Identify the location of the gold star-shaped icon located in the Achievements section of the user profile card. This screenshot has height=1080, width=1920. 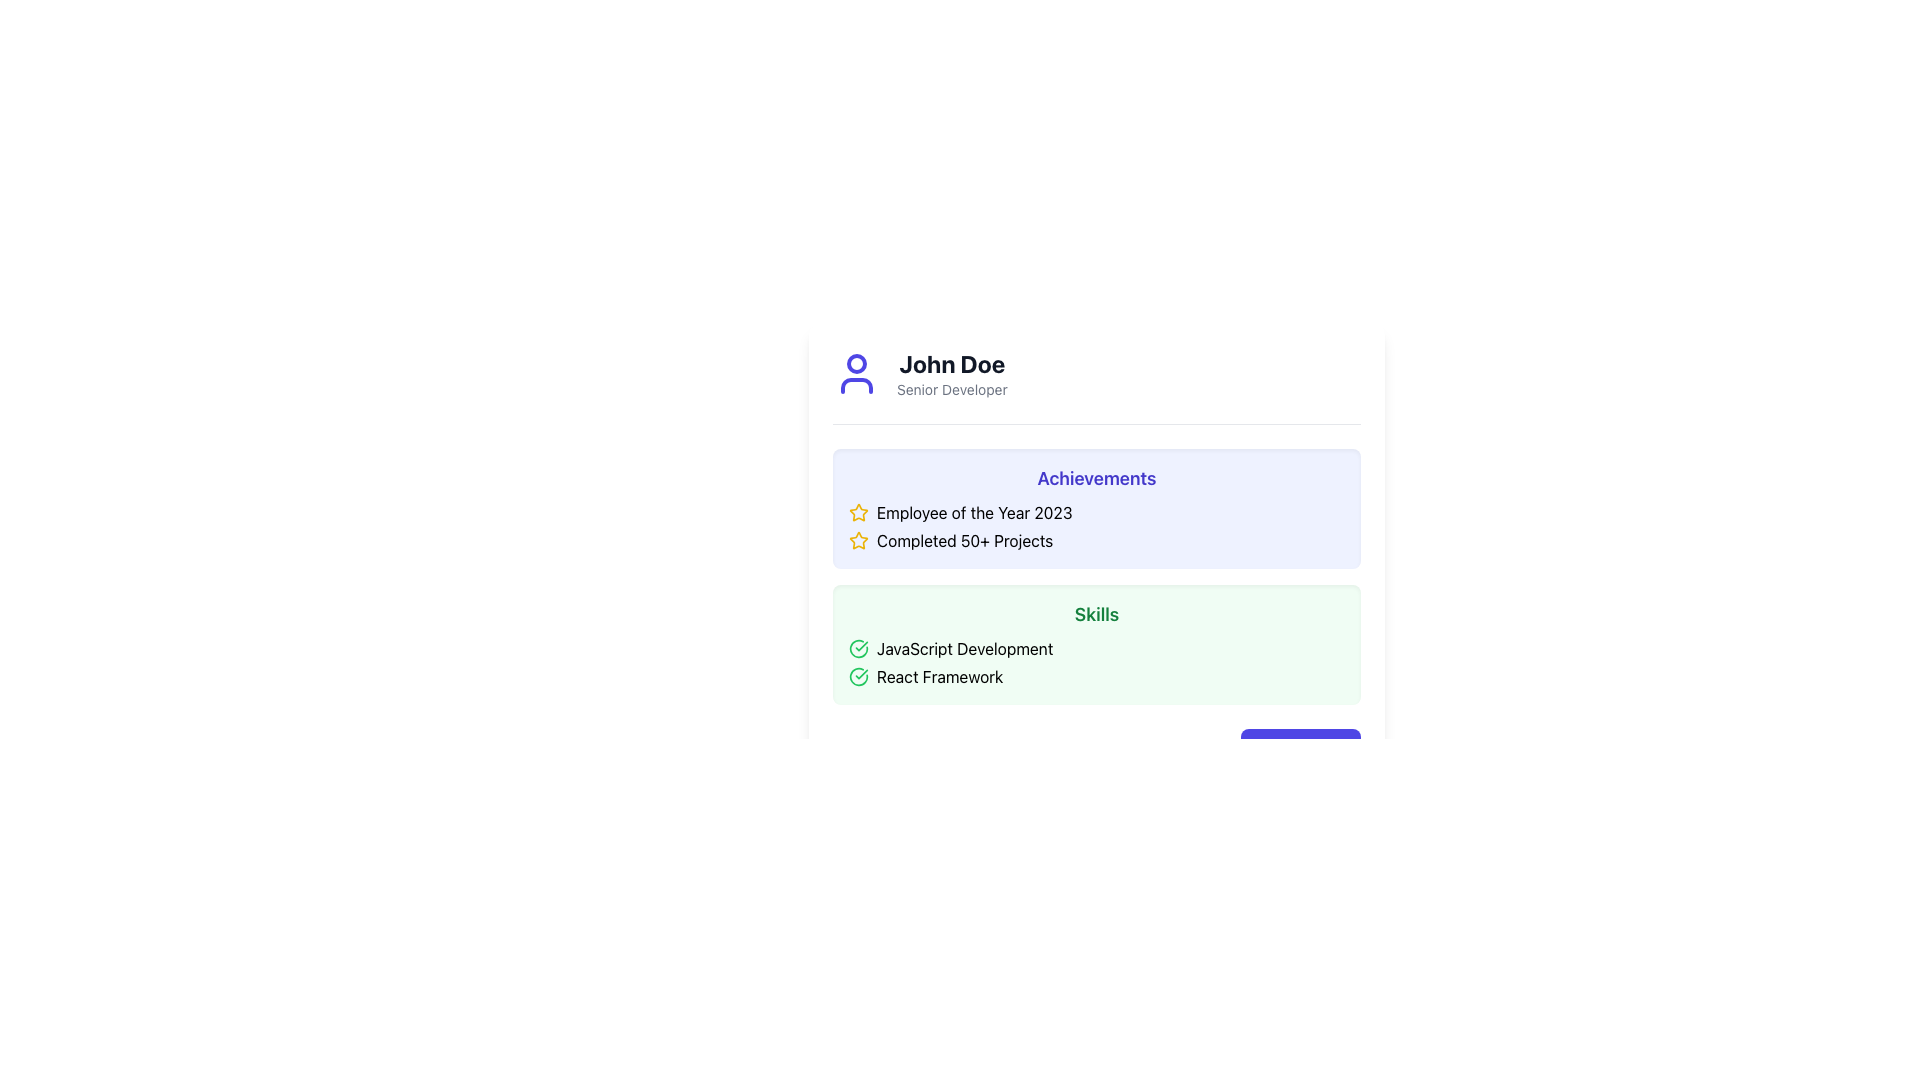
(859, 540).